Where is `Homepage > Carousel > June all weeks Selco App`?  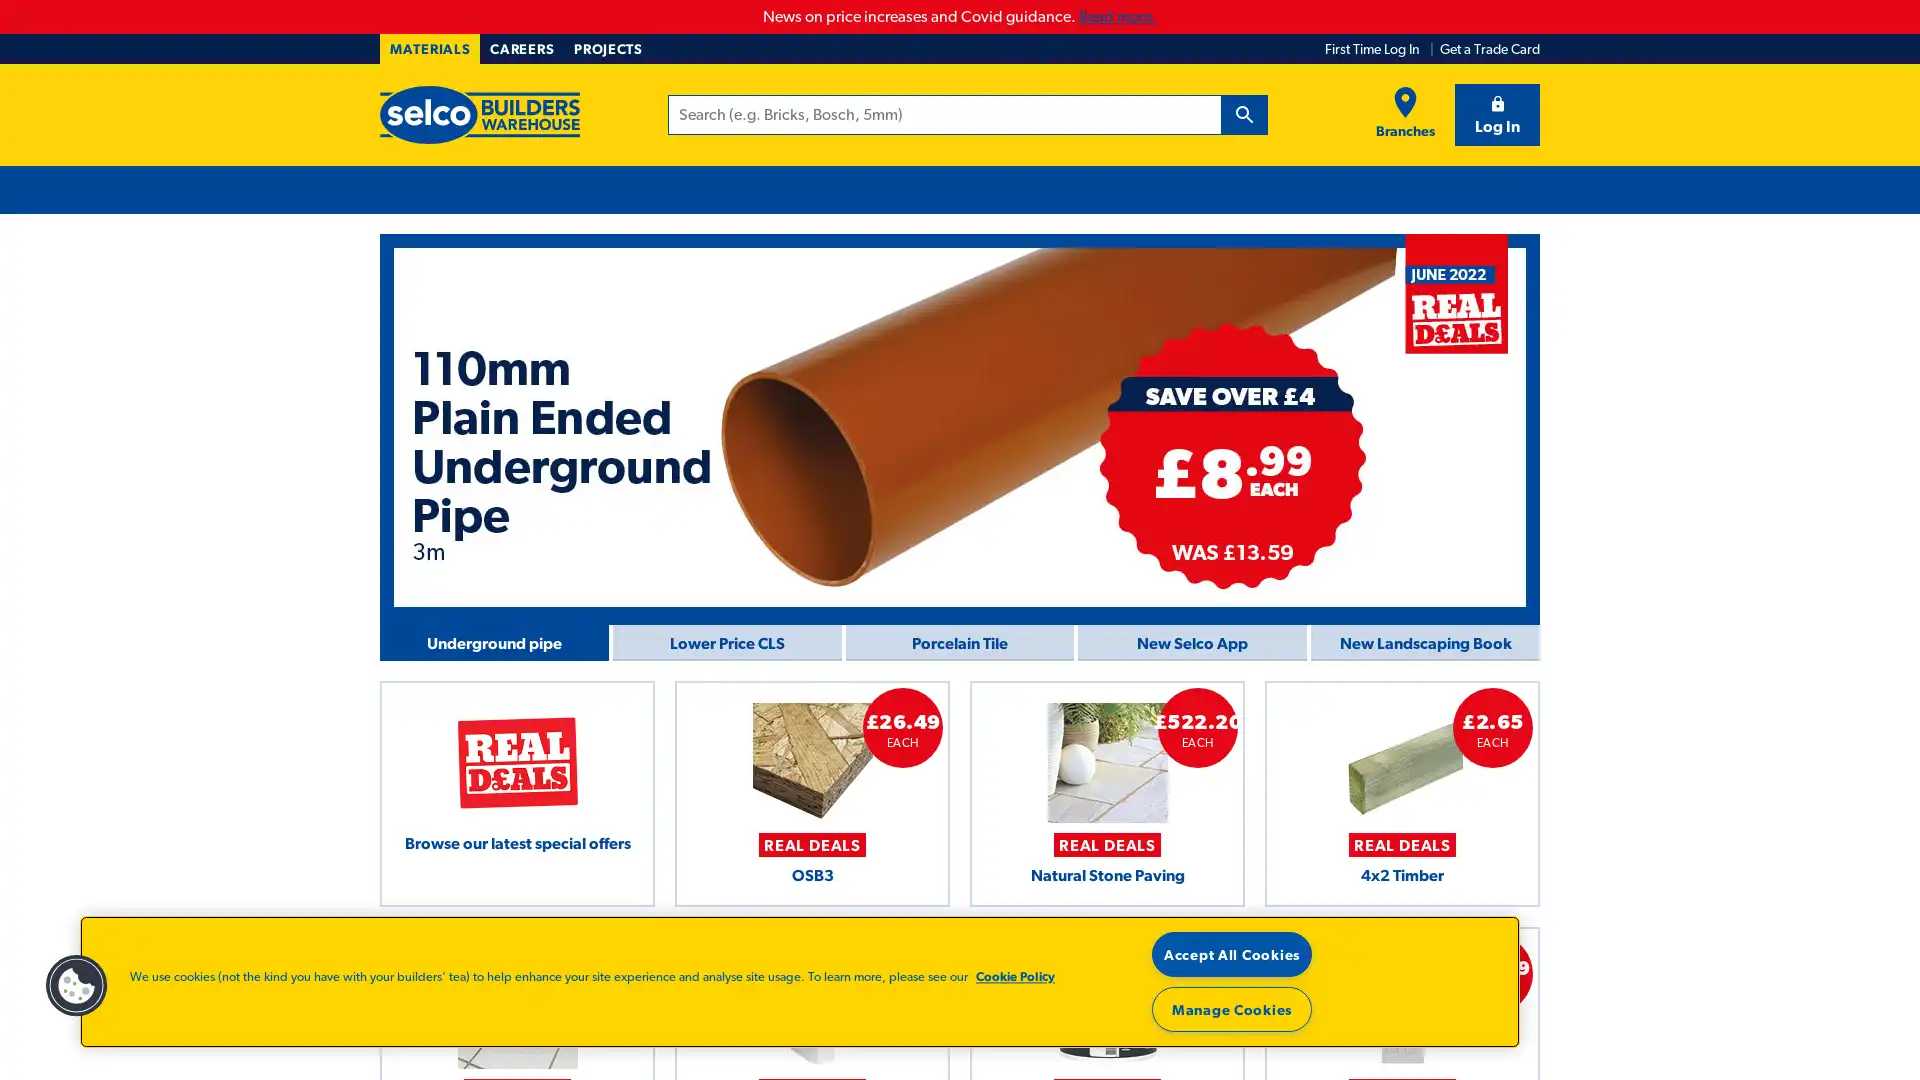
Homepage > Carousel > June all weeks Selco App is located at coordinates (1192, 643).